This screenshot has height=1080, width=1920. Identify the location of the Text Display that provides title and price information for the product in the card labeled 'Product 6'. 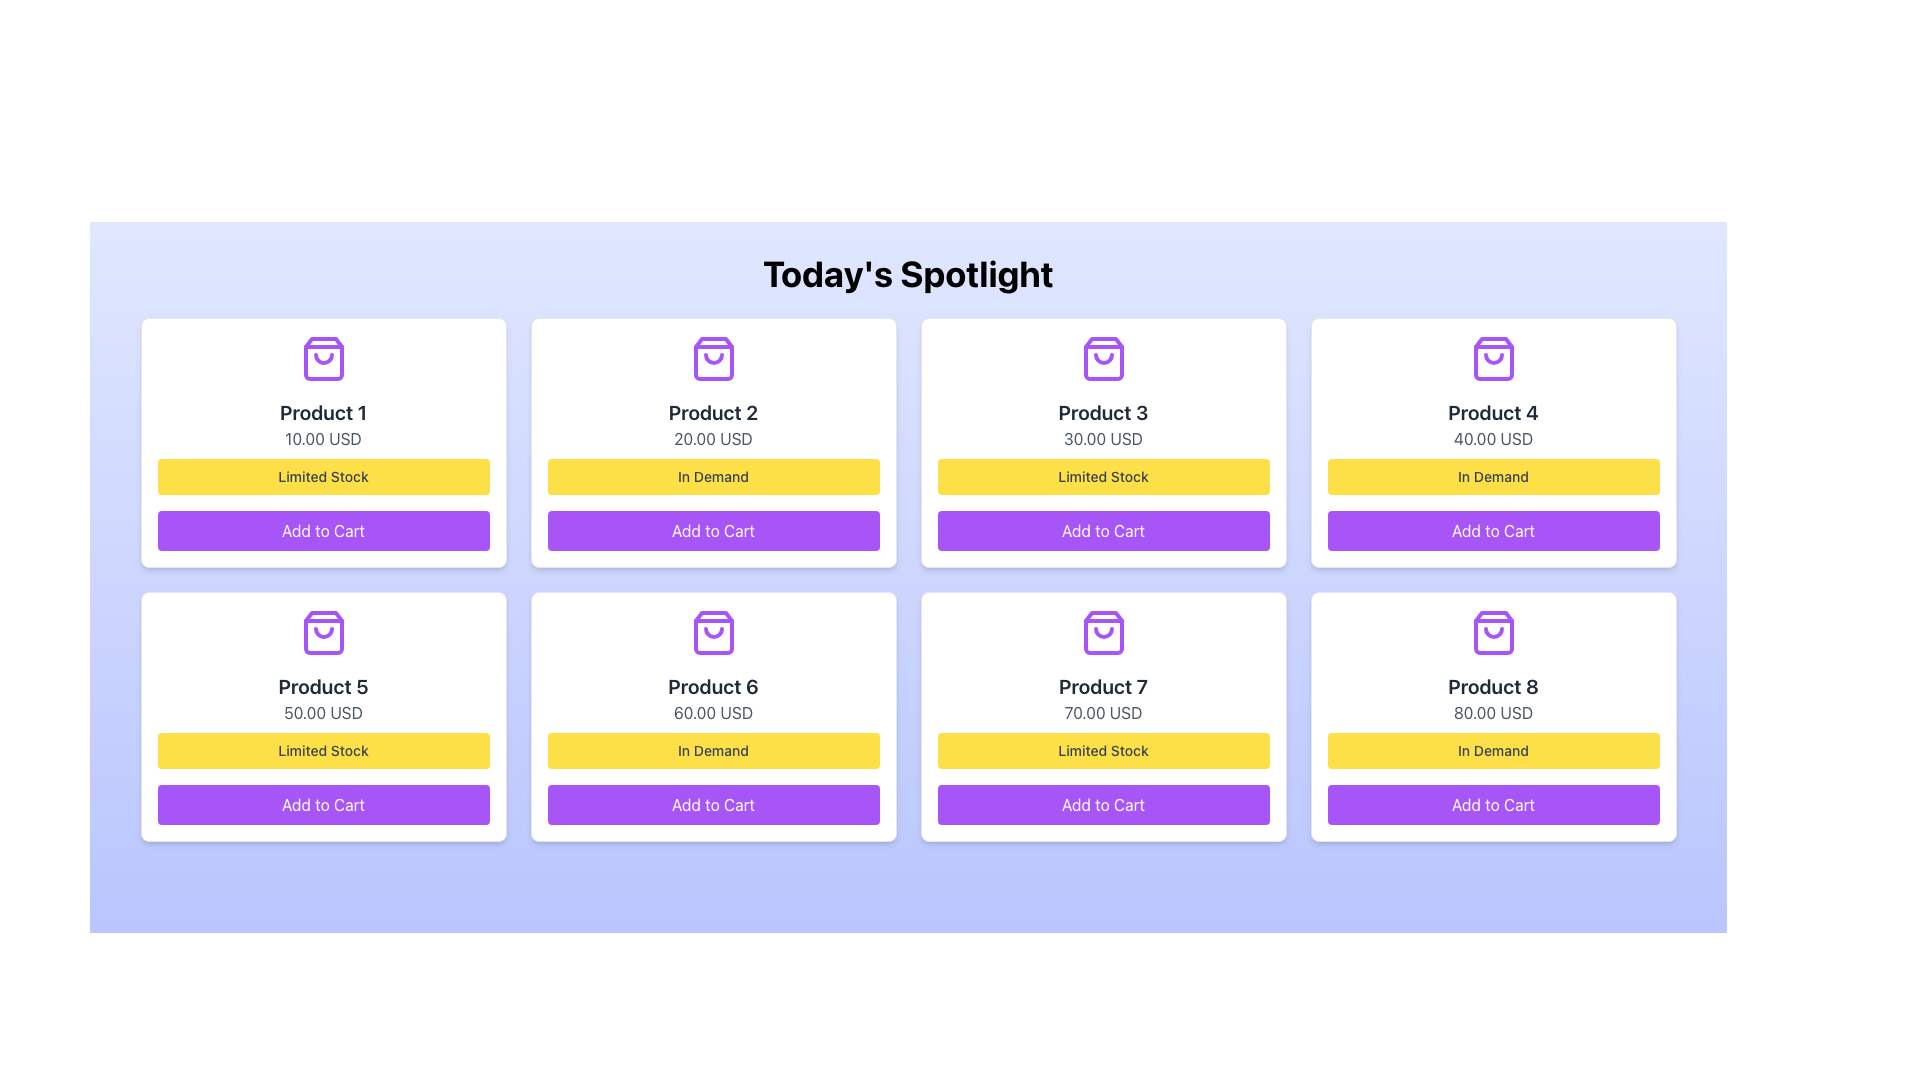
(713, 697).